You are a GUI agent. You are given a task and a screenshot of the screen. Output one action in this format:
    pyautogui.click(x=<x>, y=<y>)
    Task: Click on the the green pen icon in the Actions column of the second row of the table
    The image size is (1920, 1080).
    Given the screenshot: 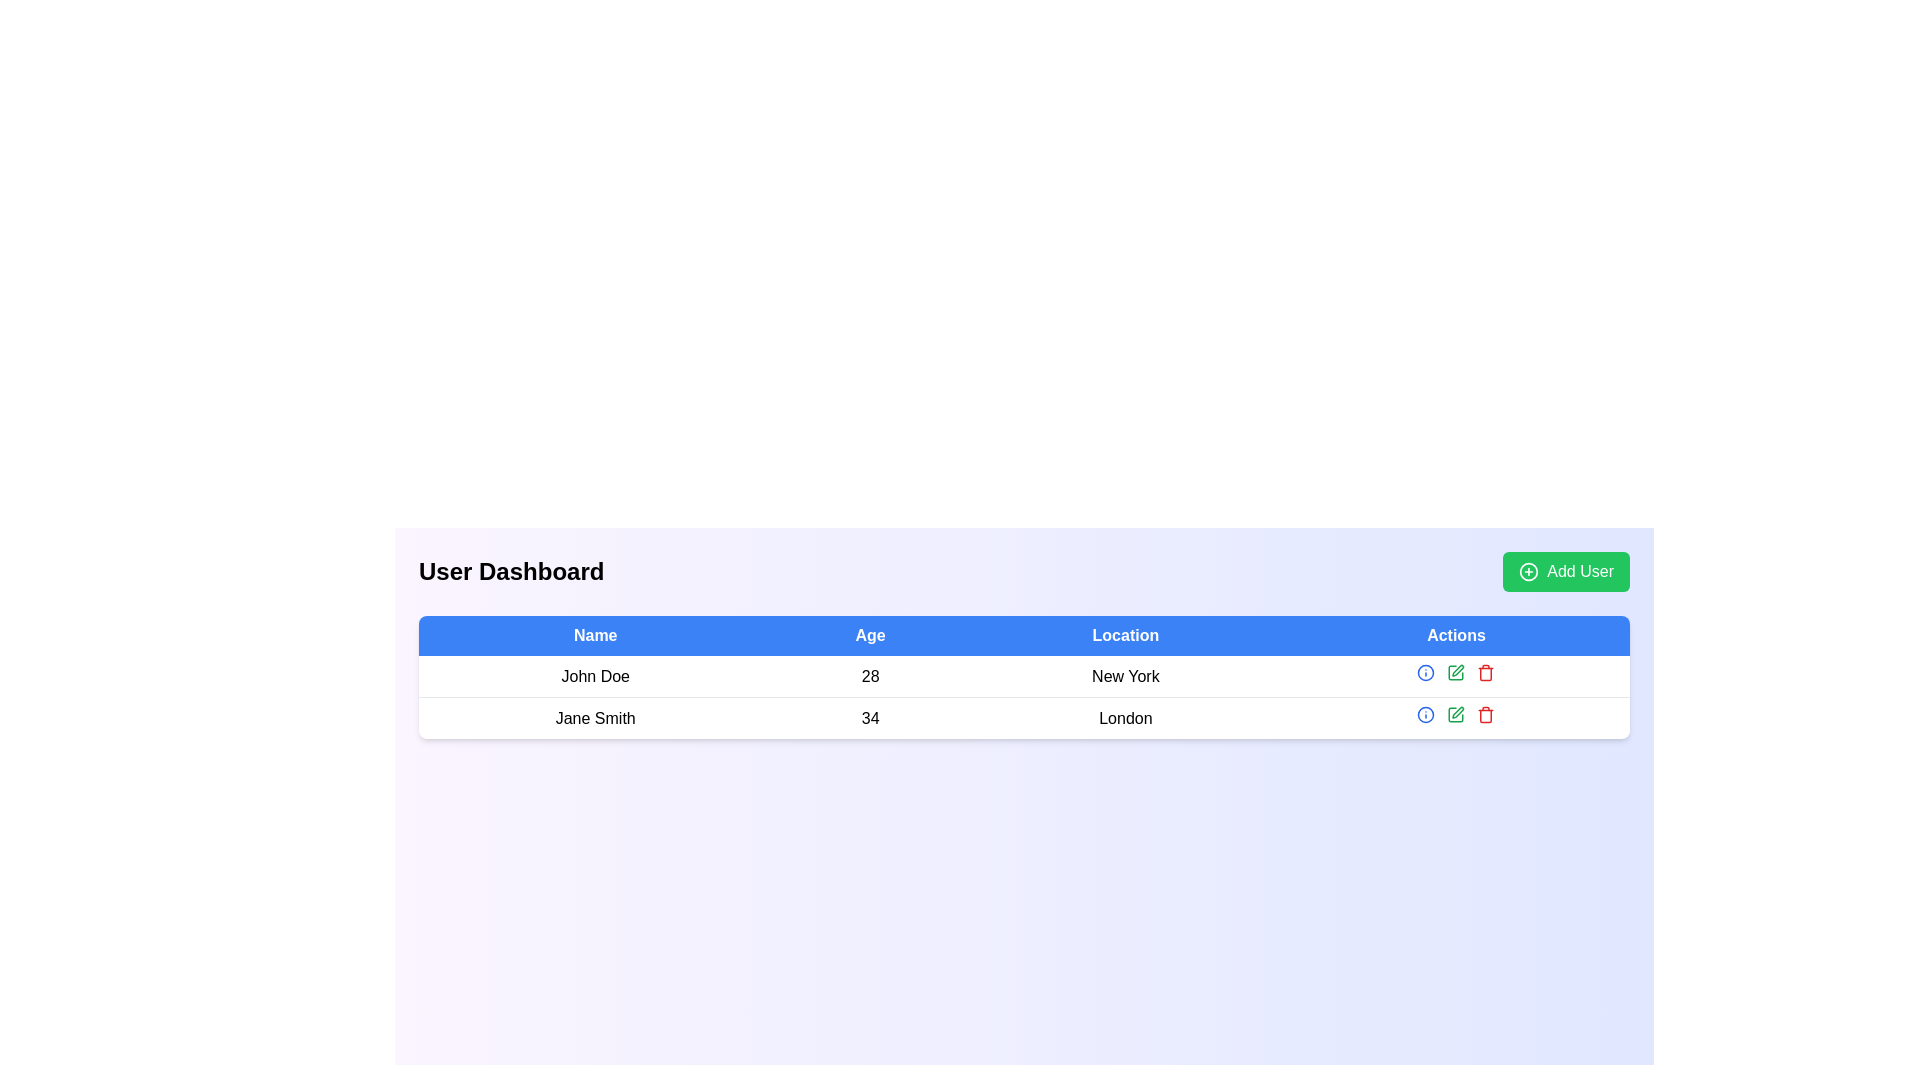 What is the action you would take?
    pyautogui.click(x=1456, y=672)
    